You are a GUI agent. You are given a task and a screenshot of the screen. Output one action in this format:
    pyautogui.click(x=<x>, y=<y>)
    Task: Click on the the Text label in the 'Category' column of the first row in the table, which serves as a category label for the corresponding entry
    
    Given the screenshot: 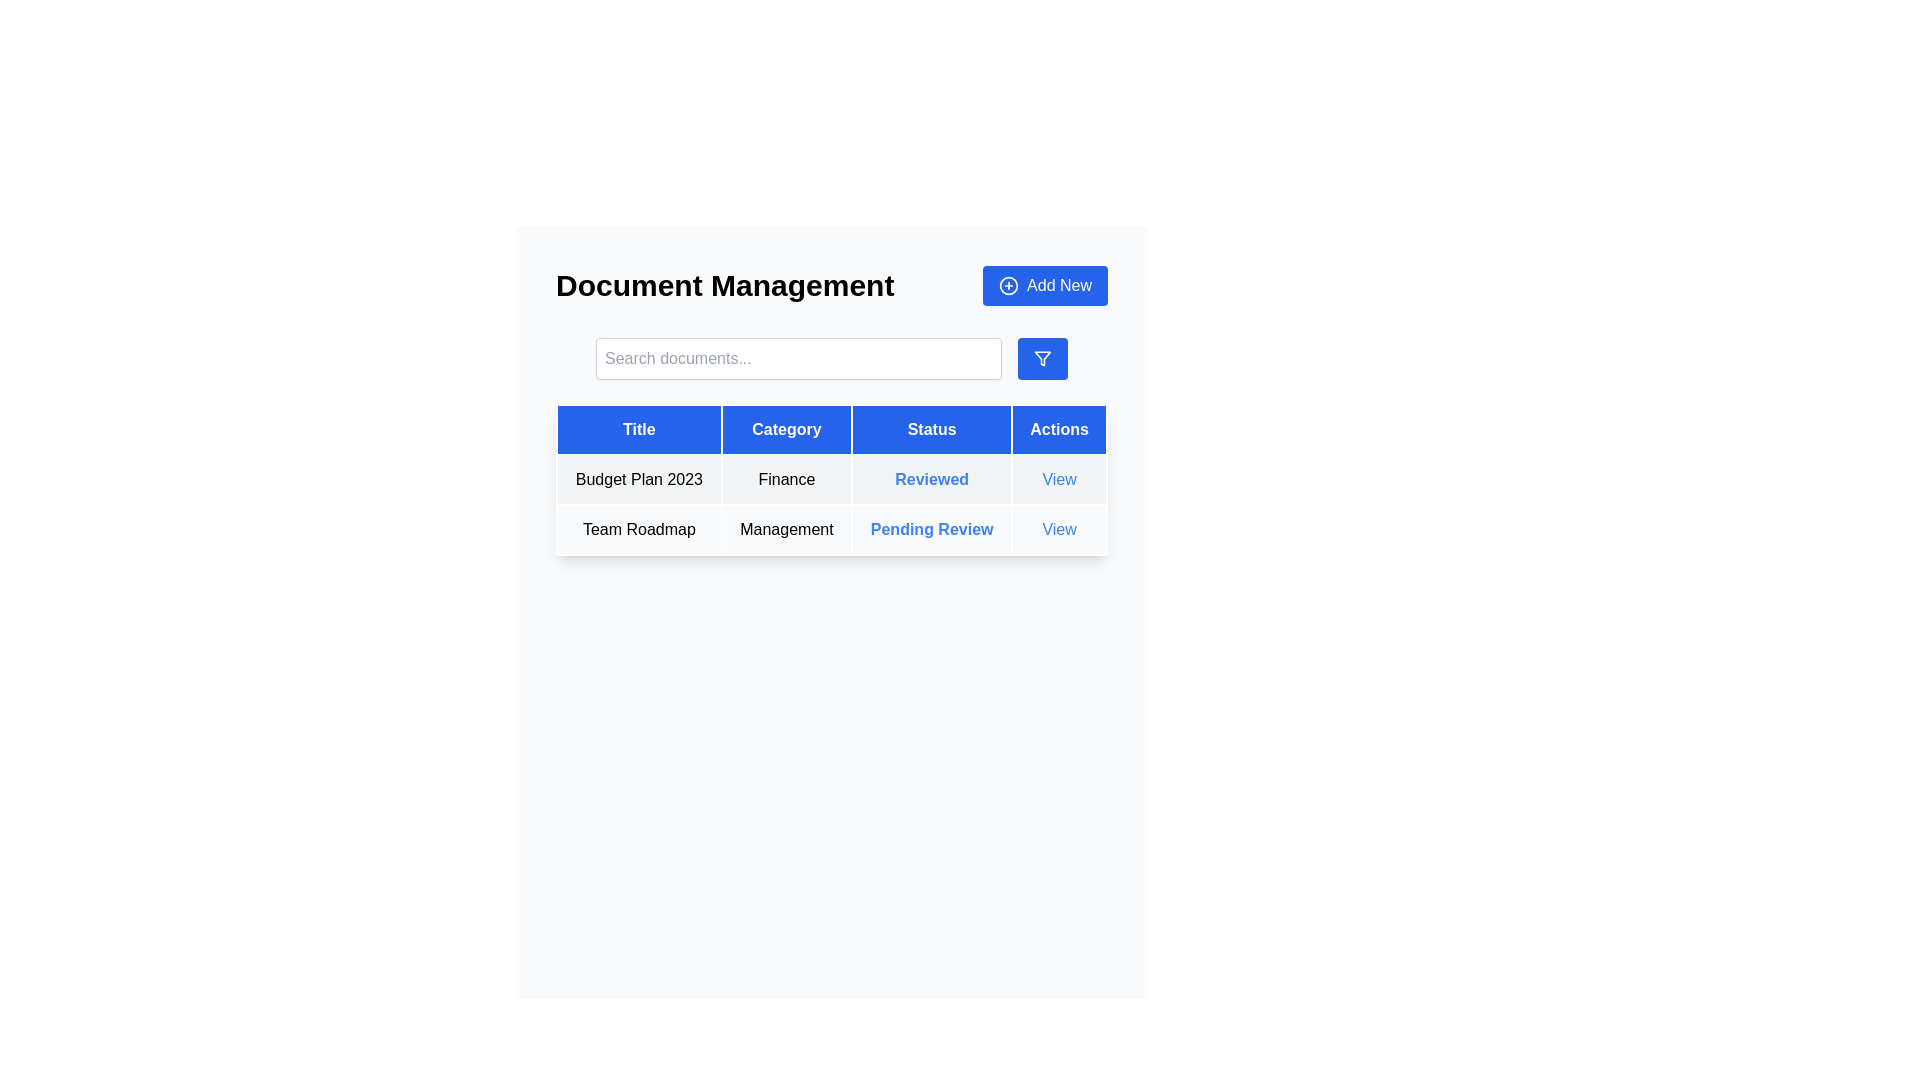 What is the action you would take?
    pyautogui.click(x=786, y=479)
    